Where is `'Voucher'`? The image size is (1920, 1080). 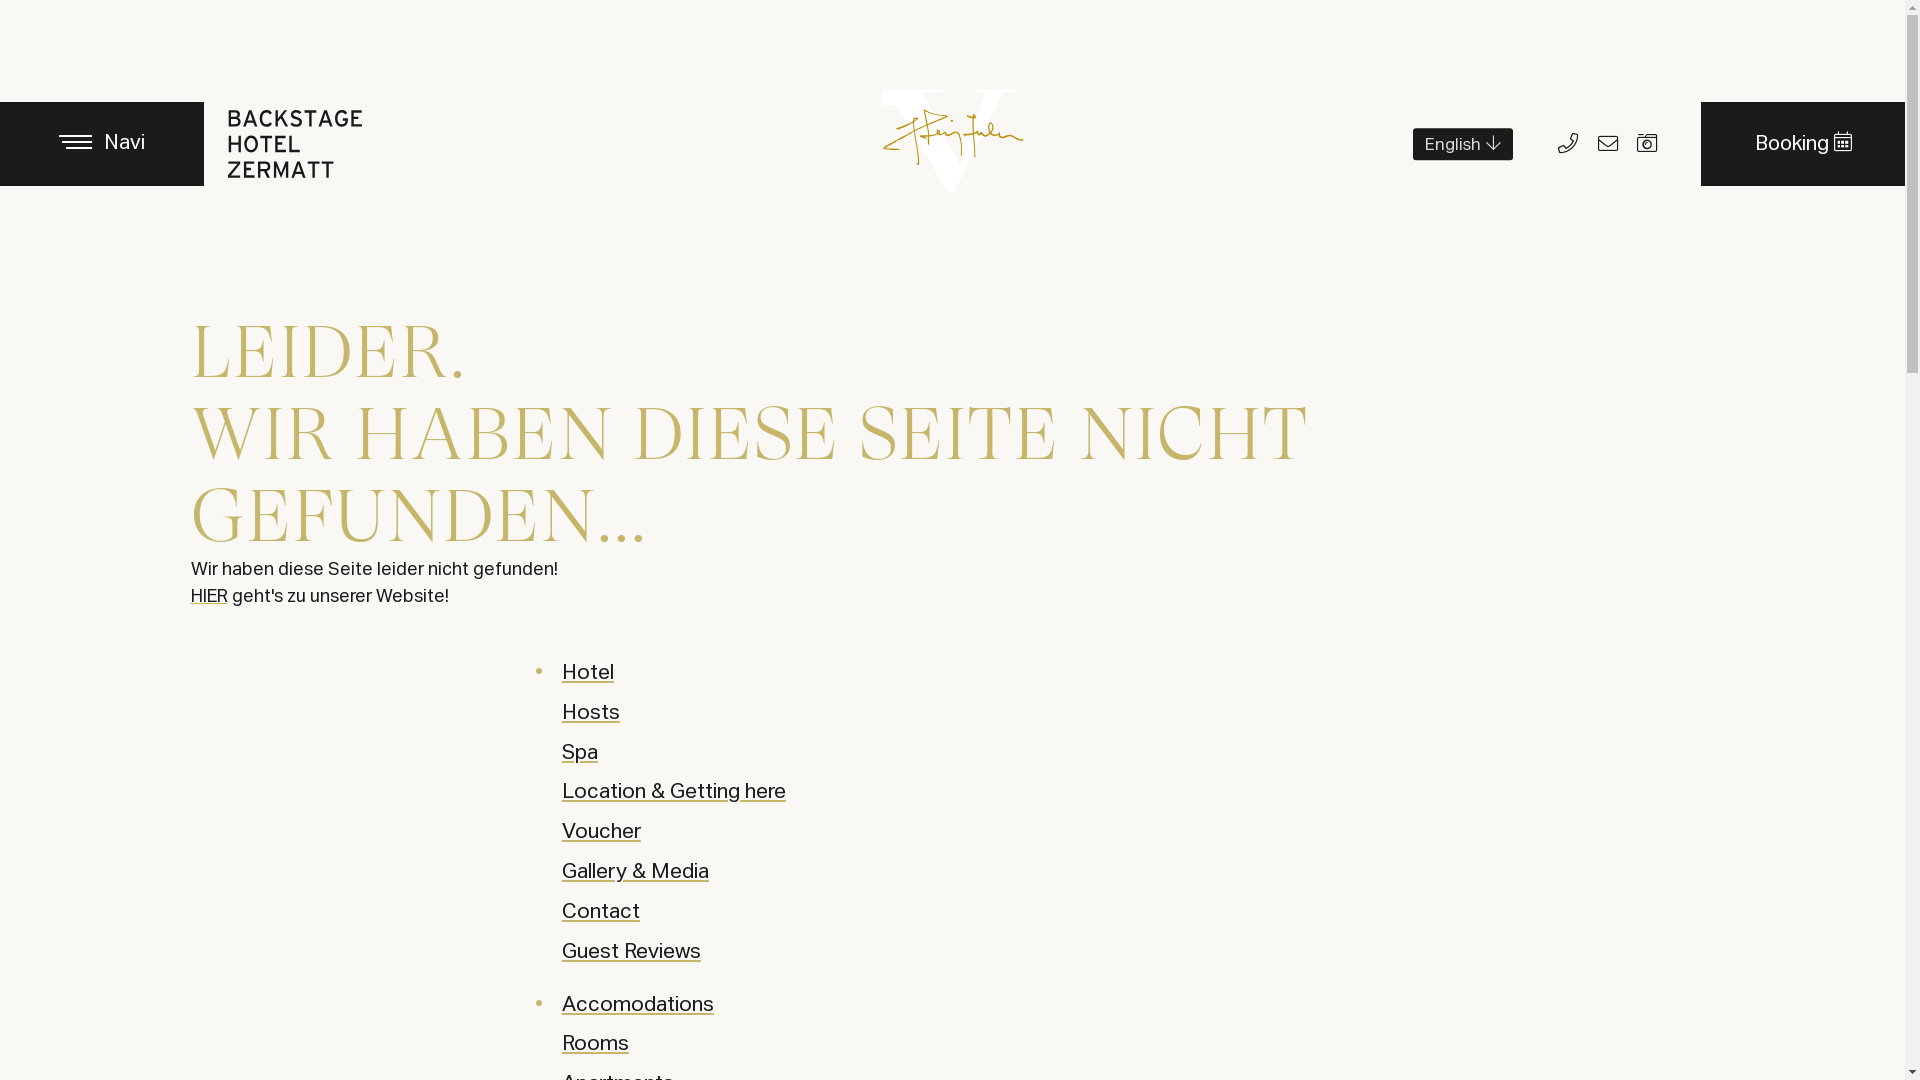 'Voucher' is located at coordinates (600, 832).